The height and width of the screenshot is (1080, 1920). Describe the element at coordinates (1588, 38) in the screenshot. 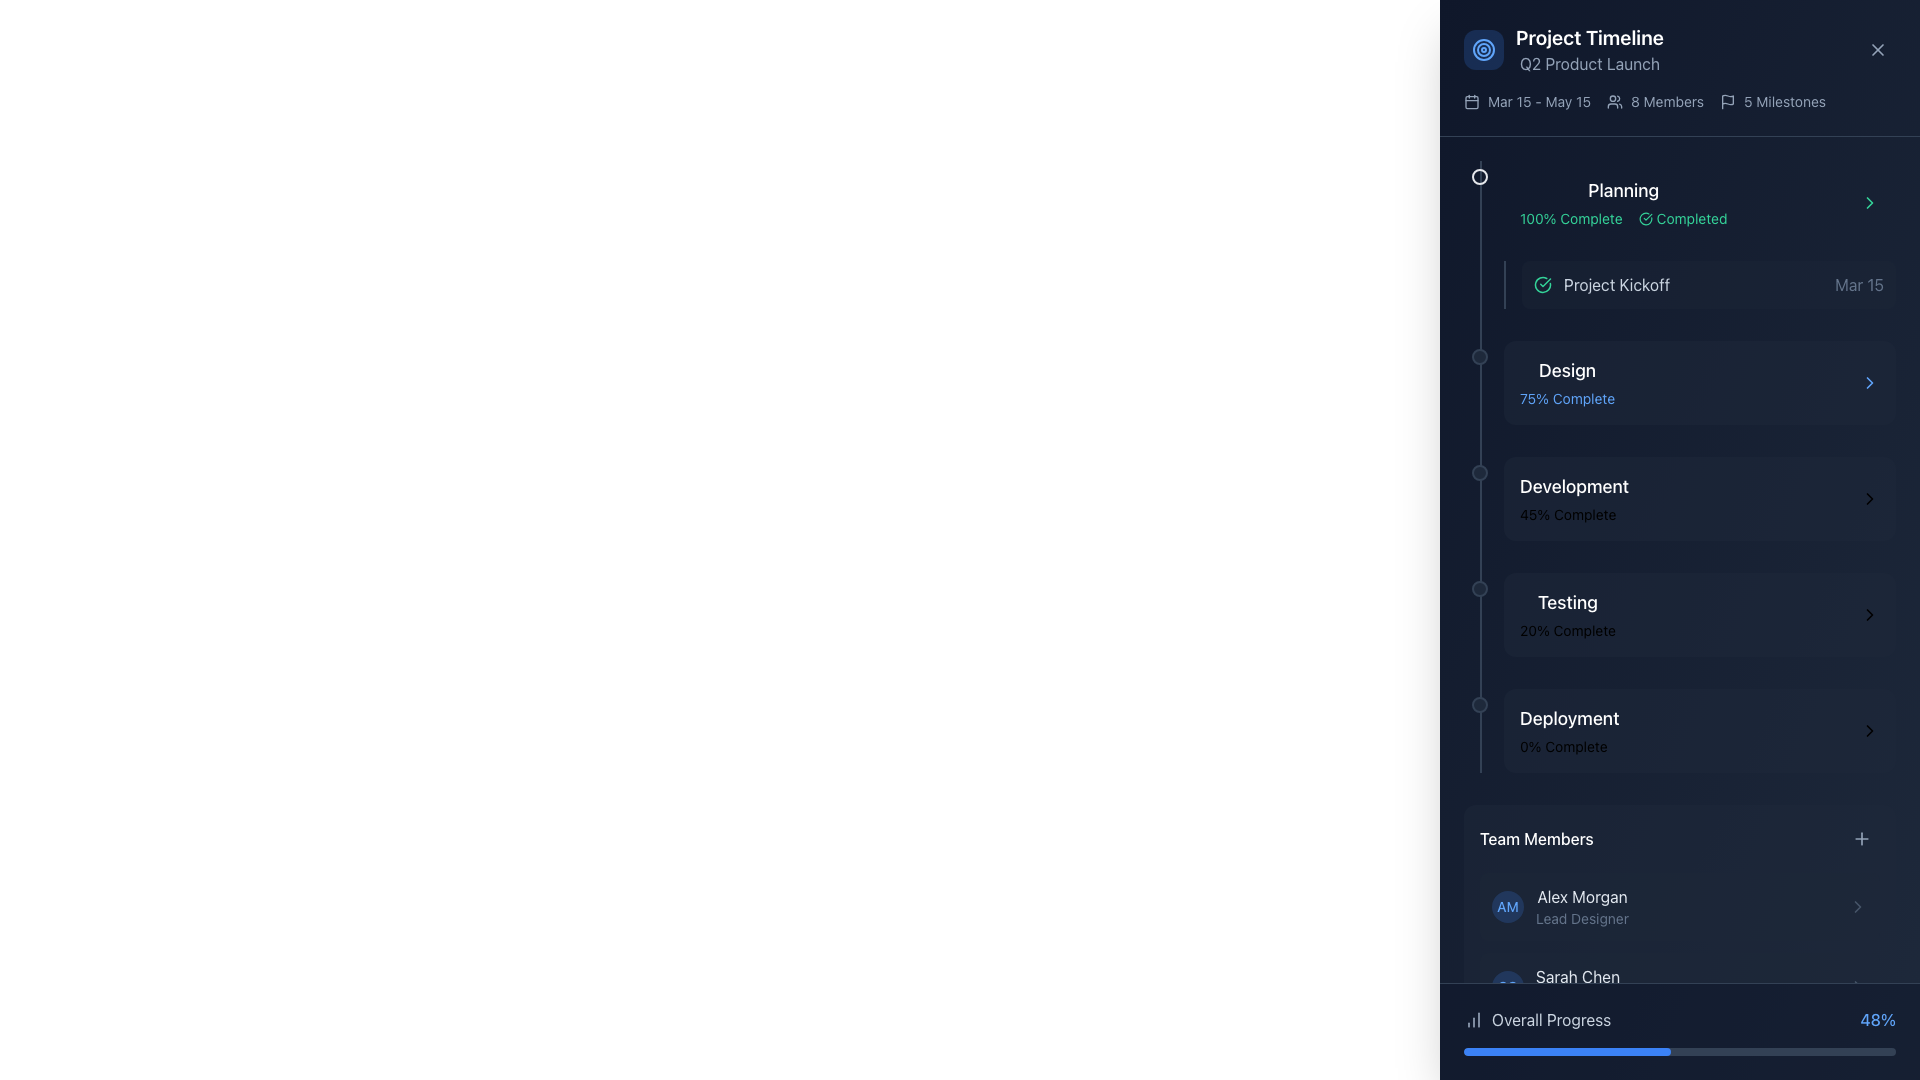

I see `title text of the text label displaying 'Project Timeline', which is a large, bold, white font positioned at the top-left of the sidebar section` at that location.